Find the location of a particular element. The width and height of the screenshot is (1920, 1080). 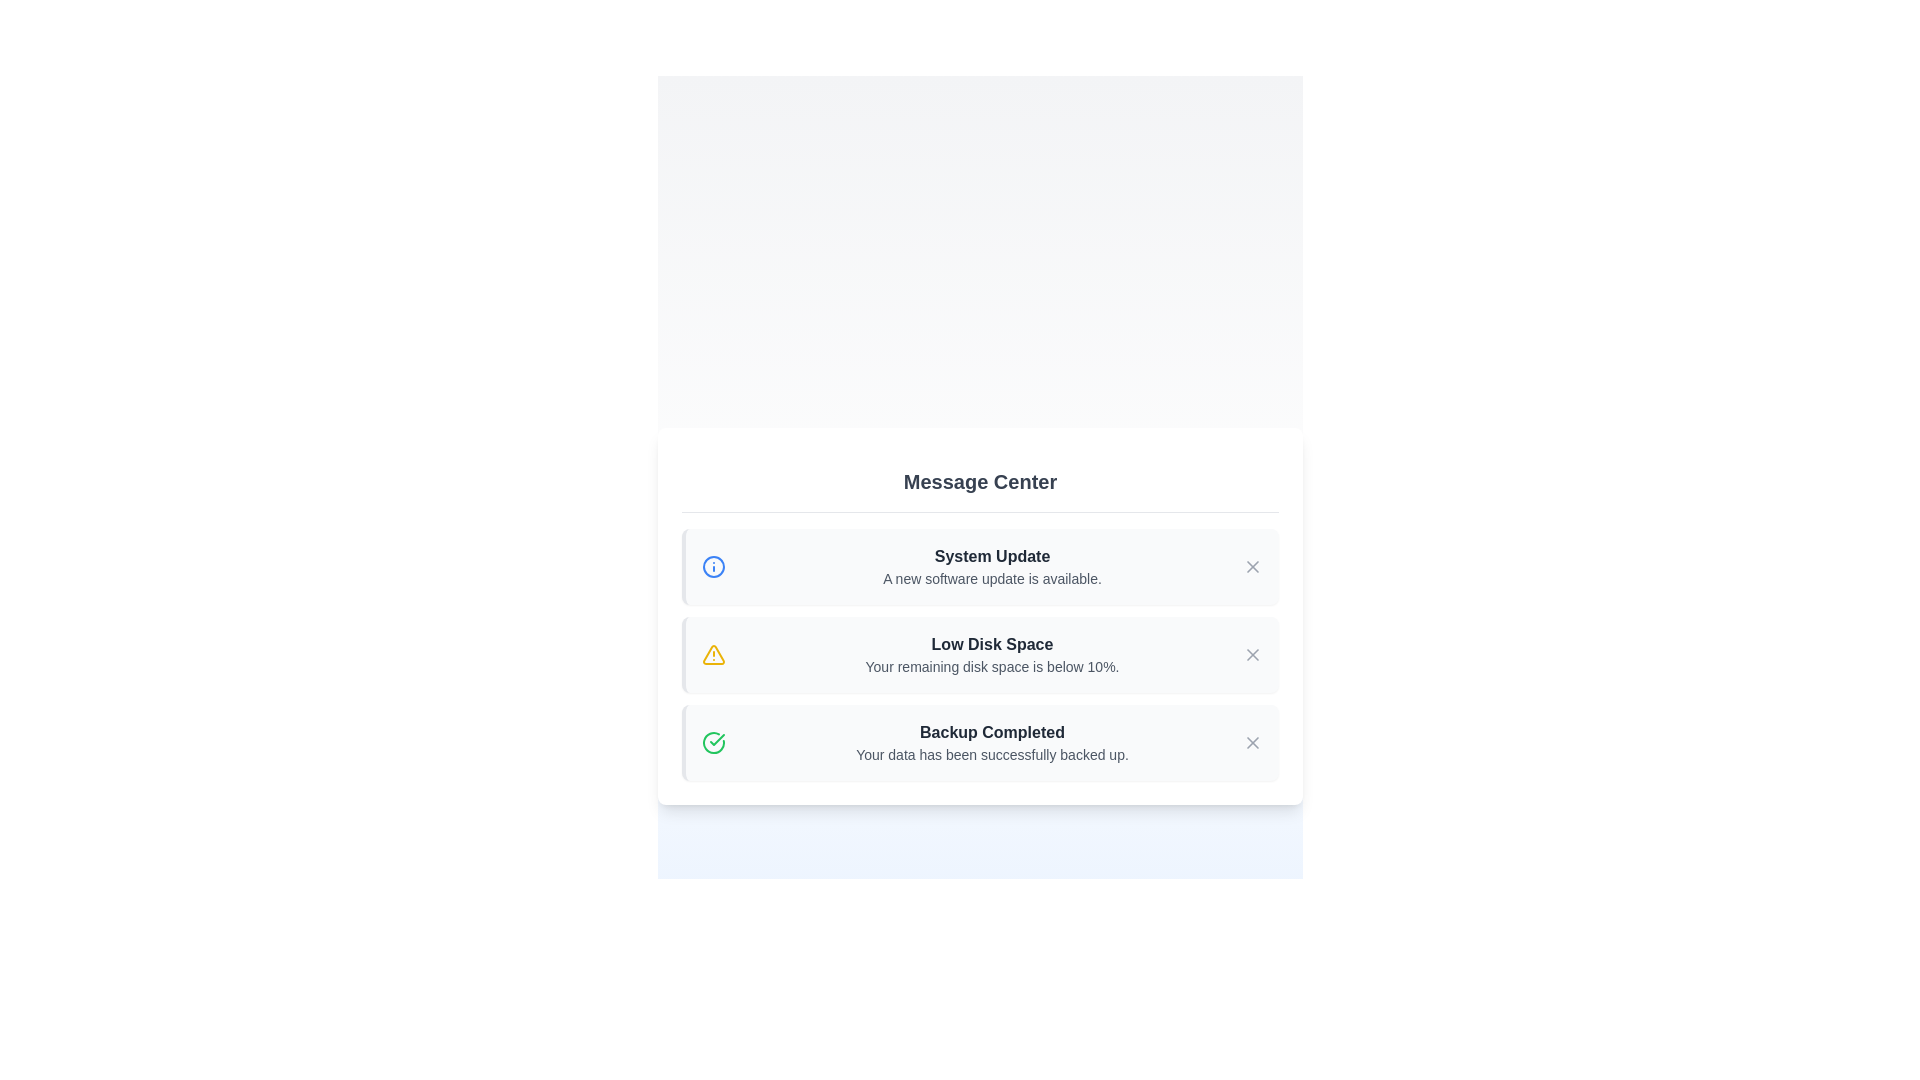

the warning icon indicating 'Low Disk Space' located on the left side of the notification content is located at coordinates (714, 654).